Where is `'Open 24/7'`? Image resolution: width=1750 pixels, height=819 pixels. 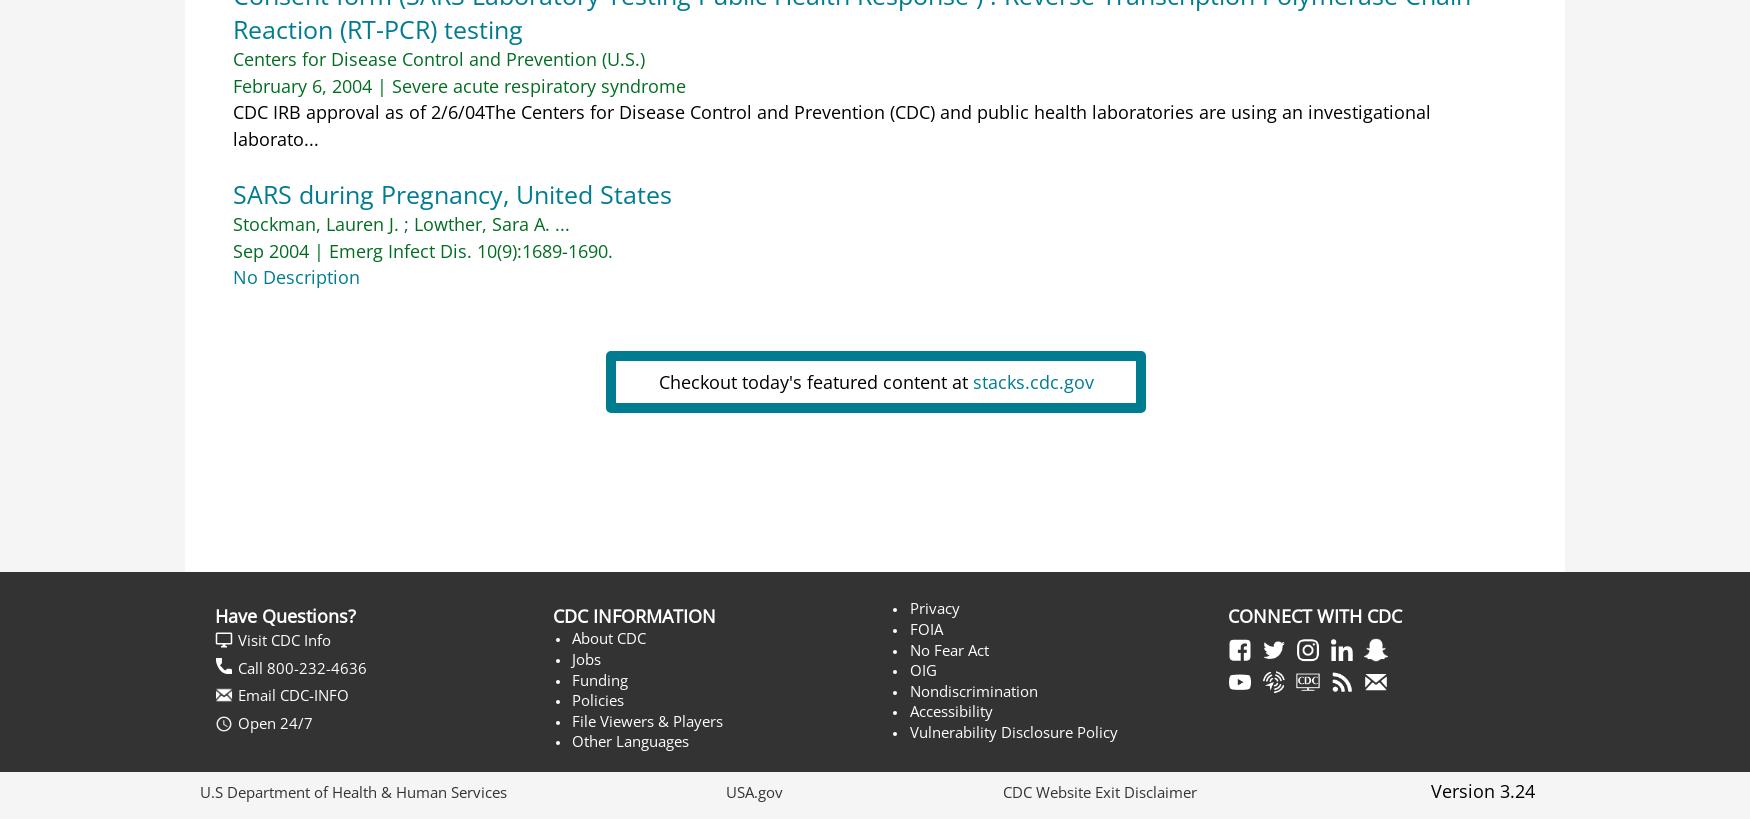 'Open 24/7' is located at coordinates (274, 722).